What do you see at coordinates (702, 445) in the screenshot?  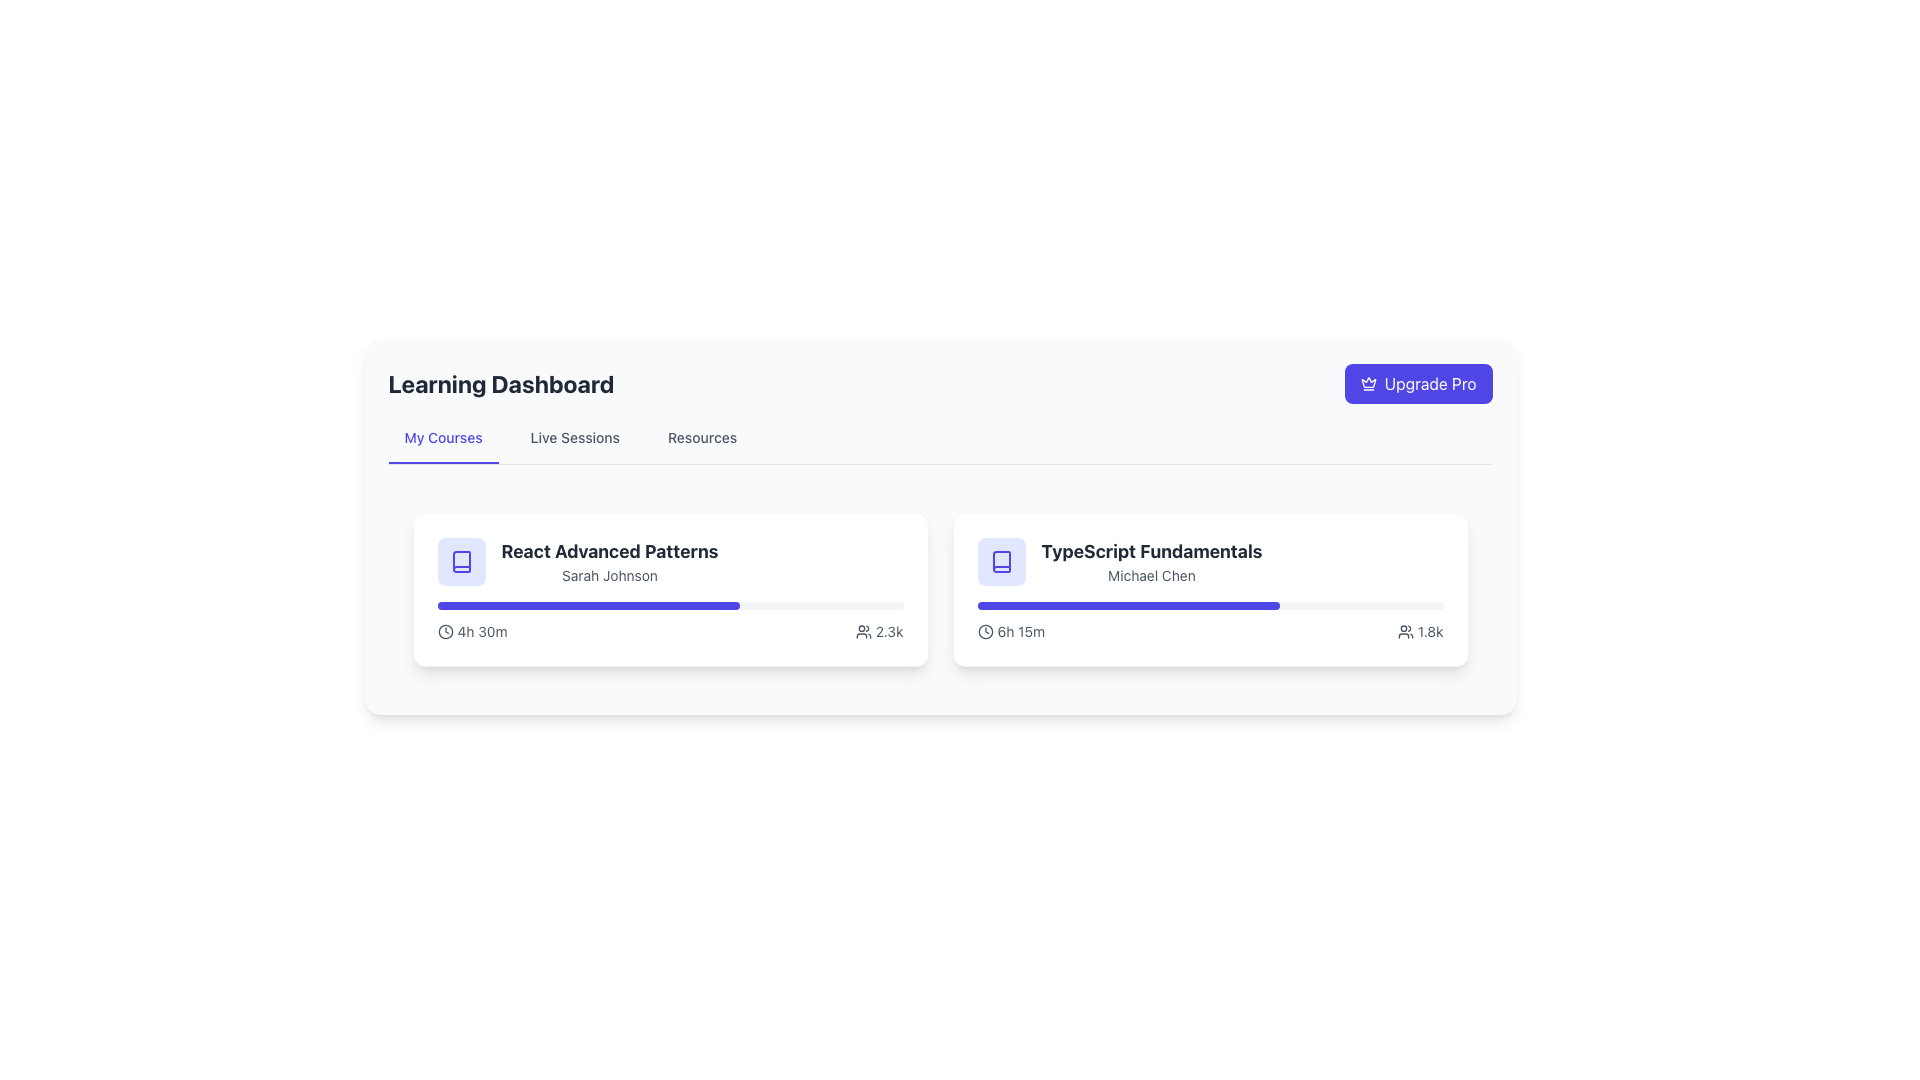 I see `the navigation tab labeled 'Resources' located as the third item under the 'Learning Dashboard' header to switch to the Resources section` at bounding box center [702, 445].